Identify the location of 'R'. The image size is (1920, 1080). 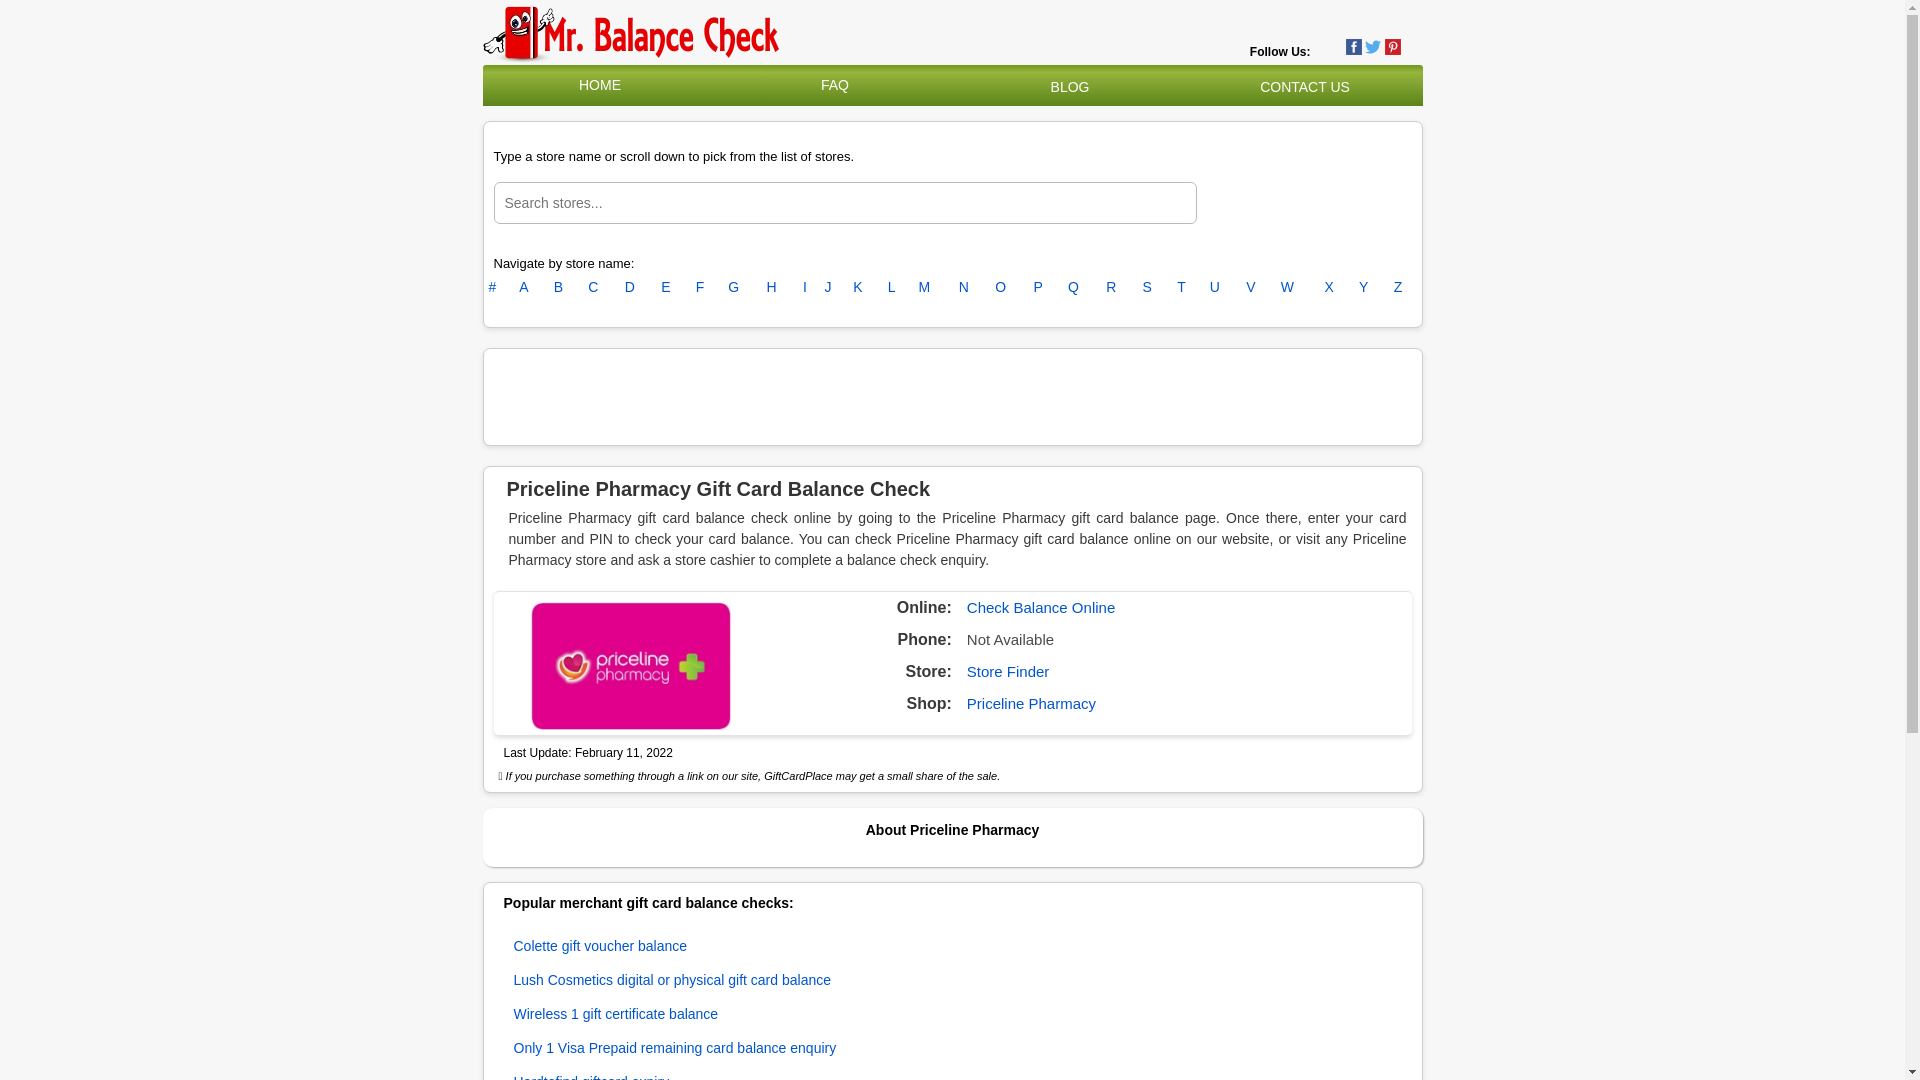
(1109, 286).